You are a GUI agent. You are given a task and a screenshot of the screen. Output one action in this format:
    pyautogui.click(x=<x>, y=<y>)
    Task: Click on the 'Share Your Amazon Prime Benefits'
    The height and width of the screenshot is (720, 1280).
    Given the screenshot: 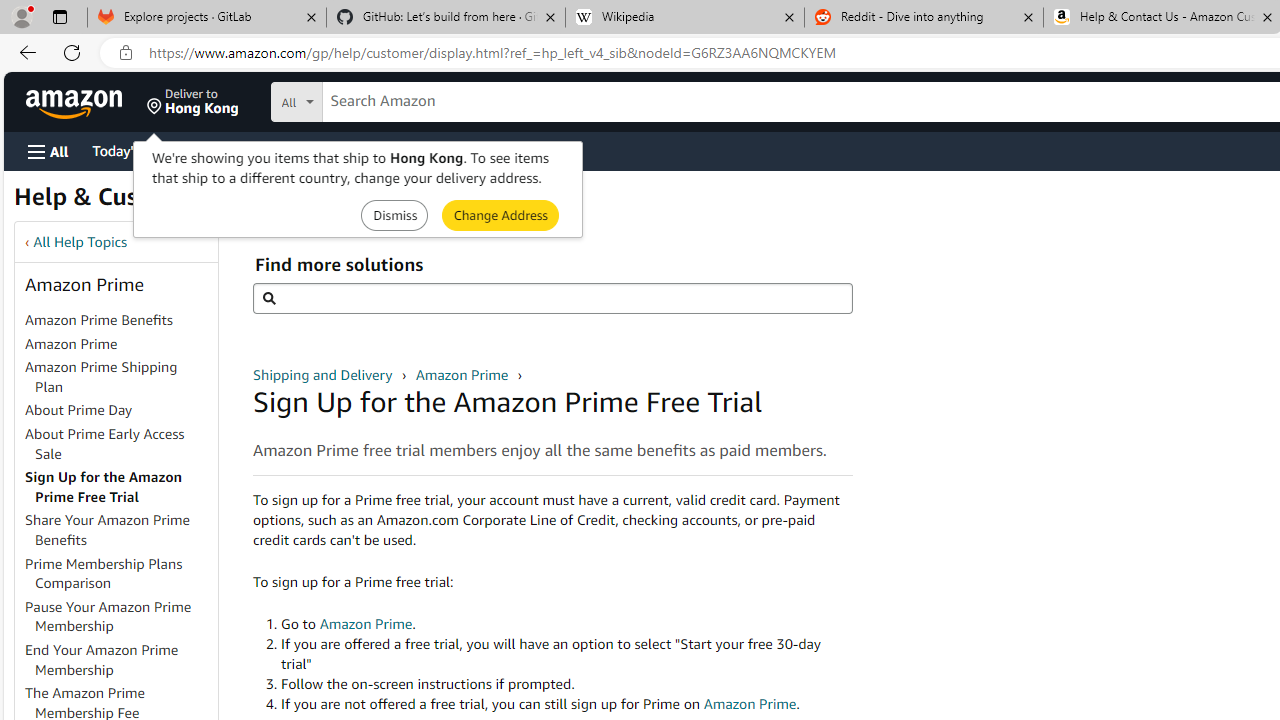 What is the action you would take?
    pyautogui.click(x=107, y=528)
    